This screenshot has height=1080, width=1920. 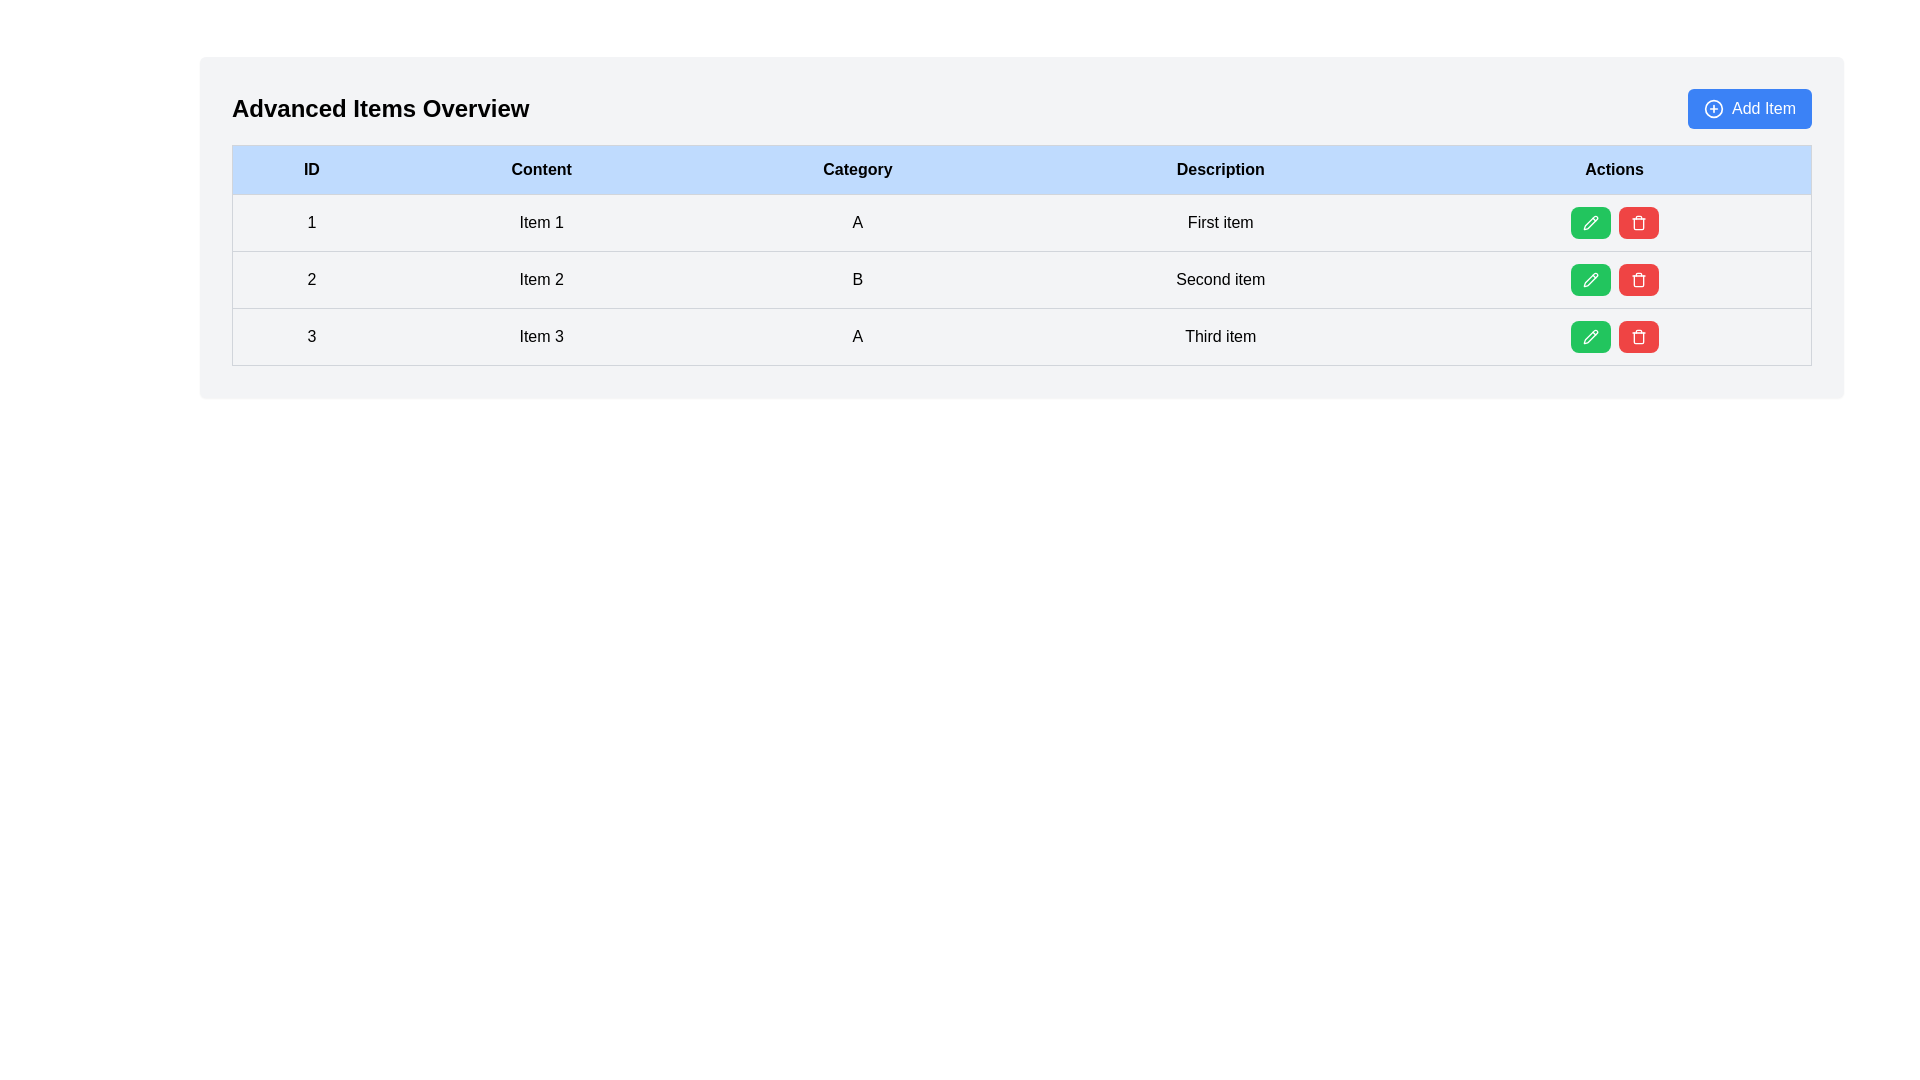 I want to click on the Trash Icon located in the Actions column of the last row in the table to initiate a delete action, so click(x=1638, y=223).